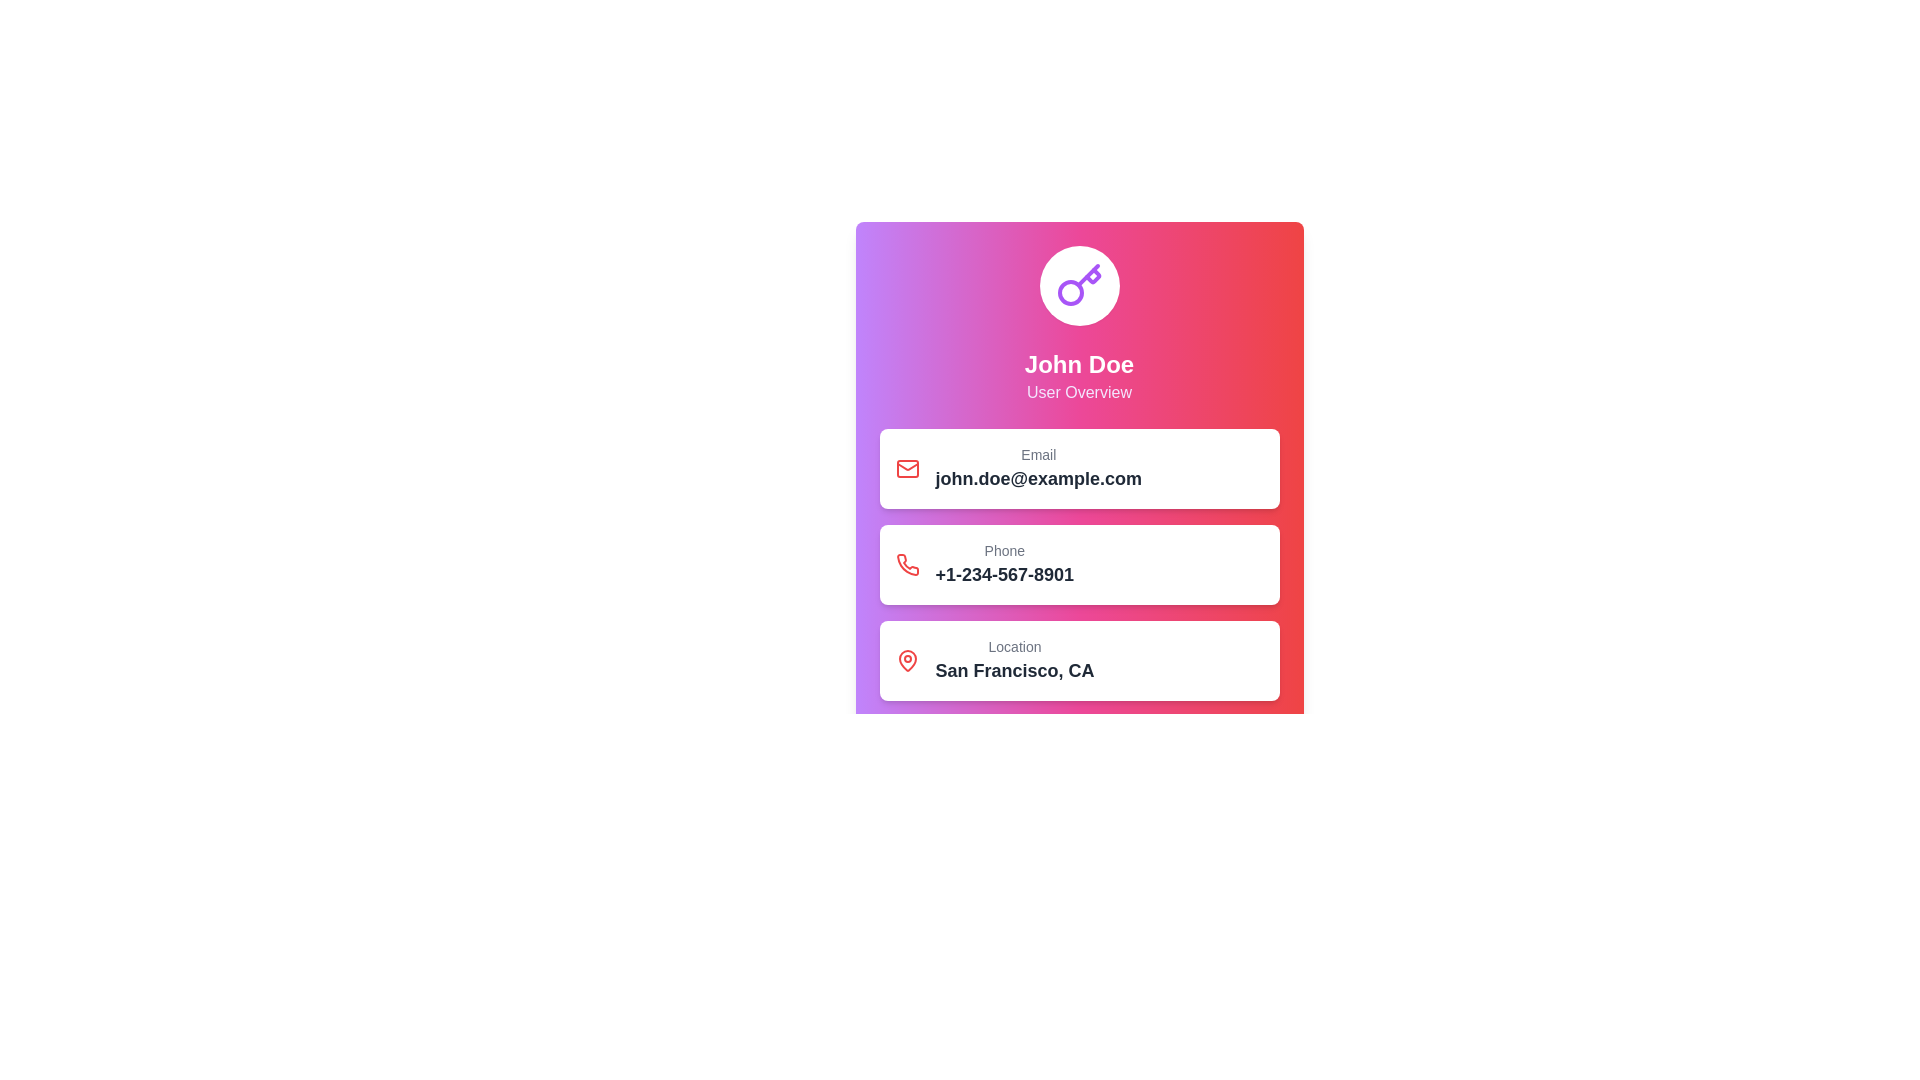 The width and height of the screenshot is (1920, 1080). Describe the element at coordinates (906, 660) in the screenshot. I see `the red map pin icon located in the 'Location' section of the vertically stacked list` at that location.